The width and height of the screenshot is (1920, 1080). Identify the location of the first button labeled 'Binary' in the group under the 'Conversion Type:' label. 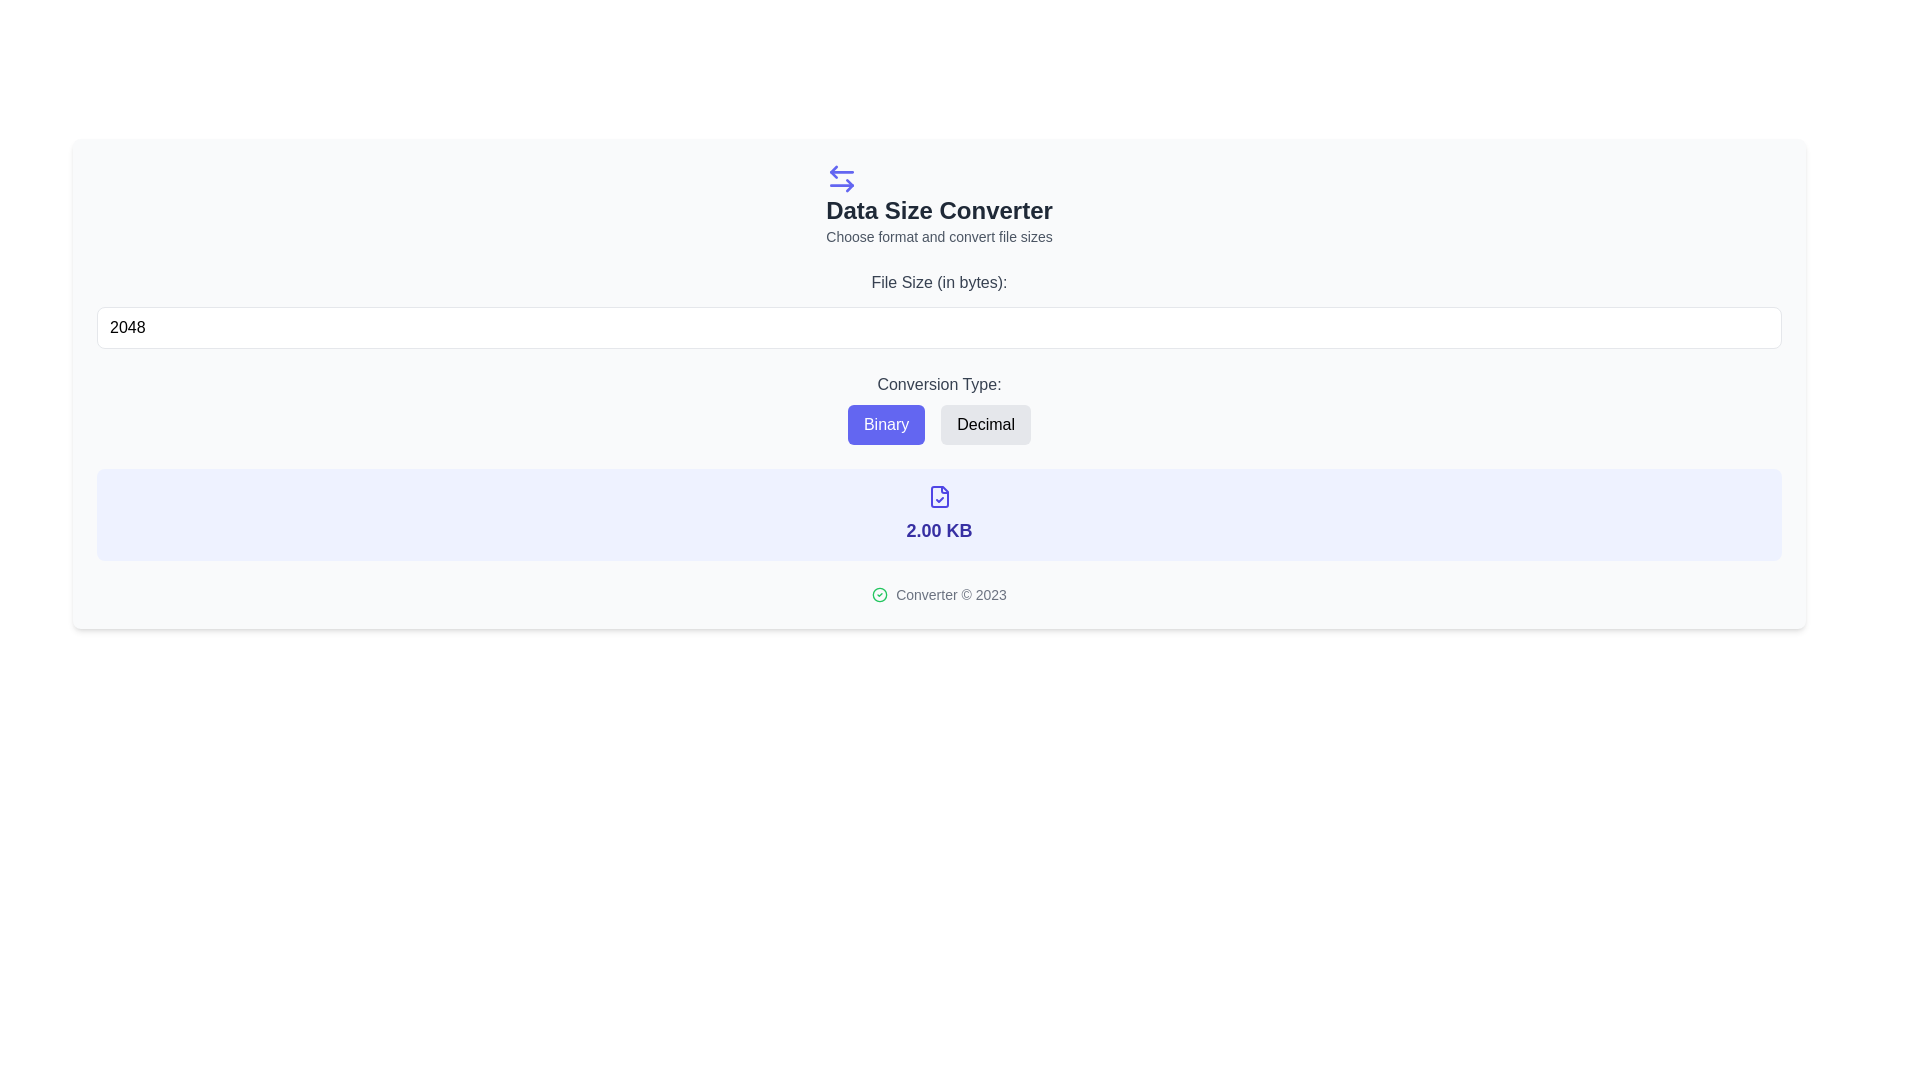
(885, 423).